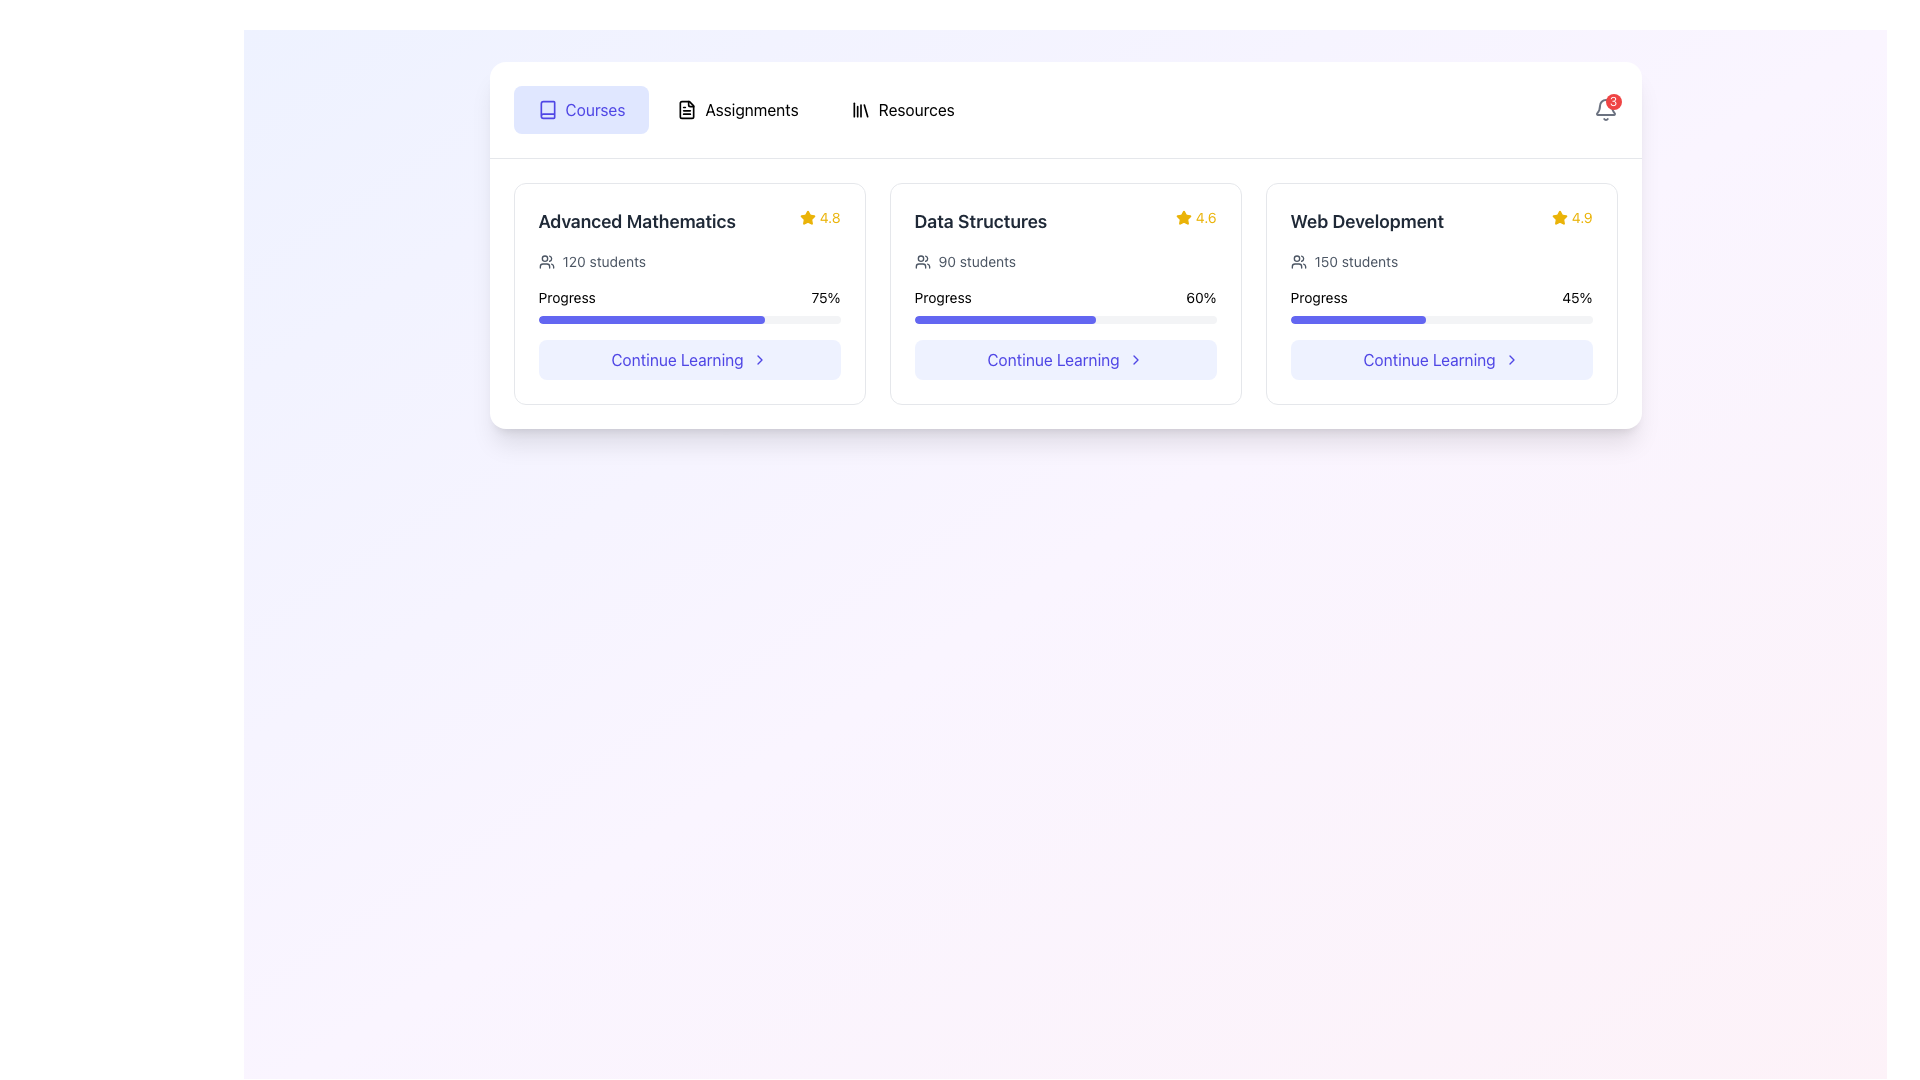  What do you see at coordinates (1605, 110) in the screenshot?
I see `the Notification indicator located at the top-right corner of the page's notification section to read the notification count` at bounding box center [1605, 110].